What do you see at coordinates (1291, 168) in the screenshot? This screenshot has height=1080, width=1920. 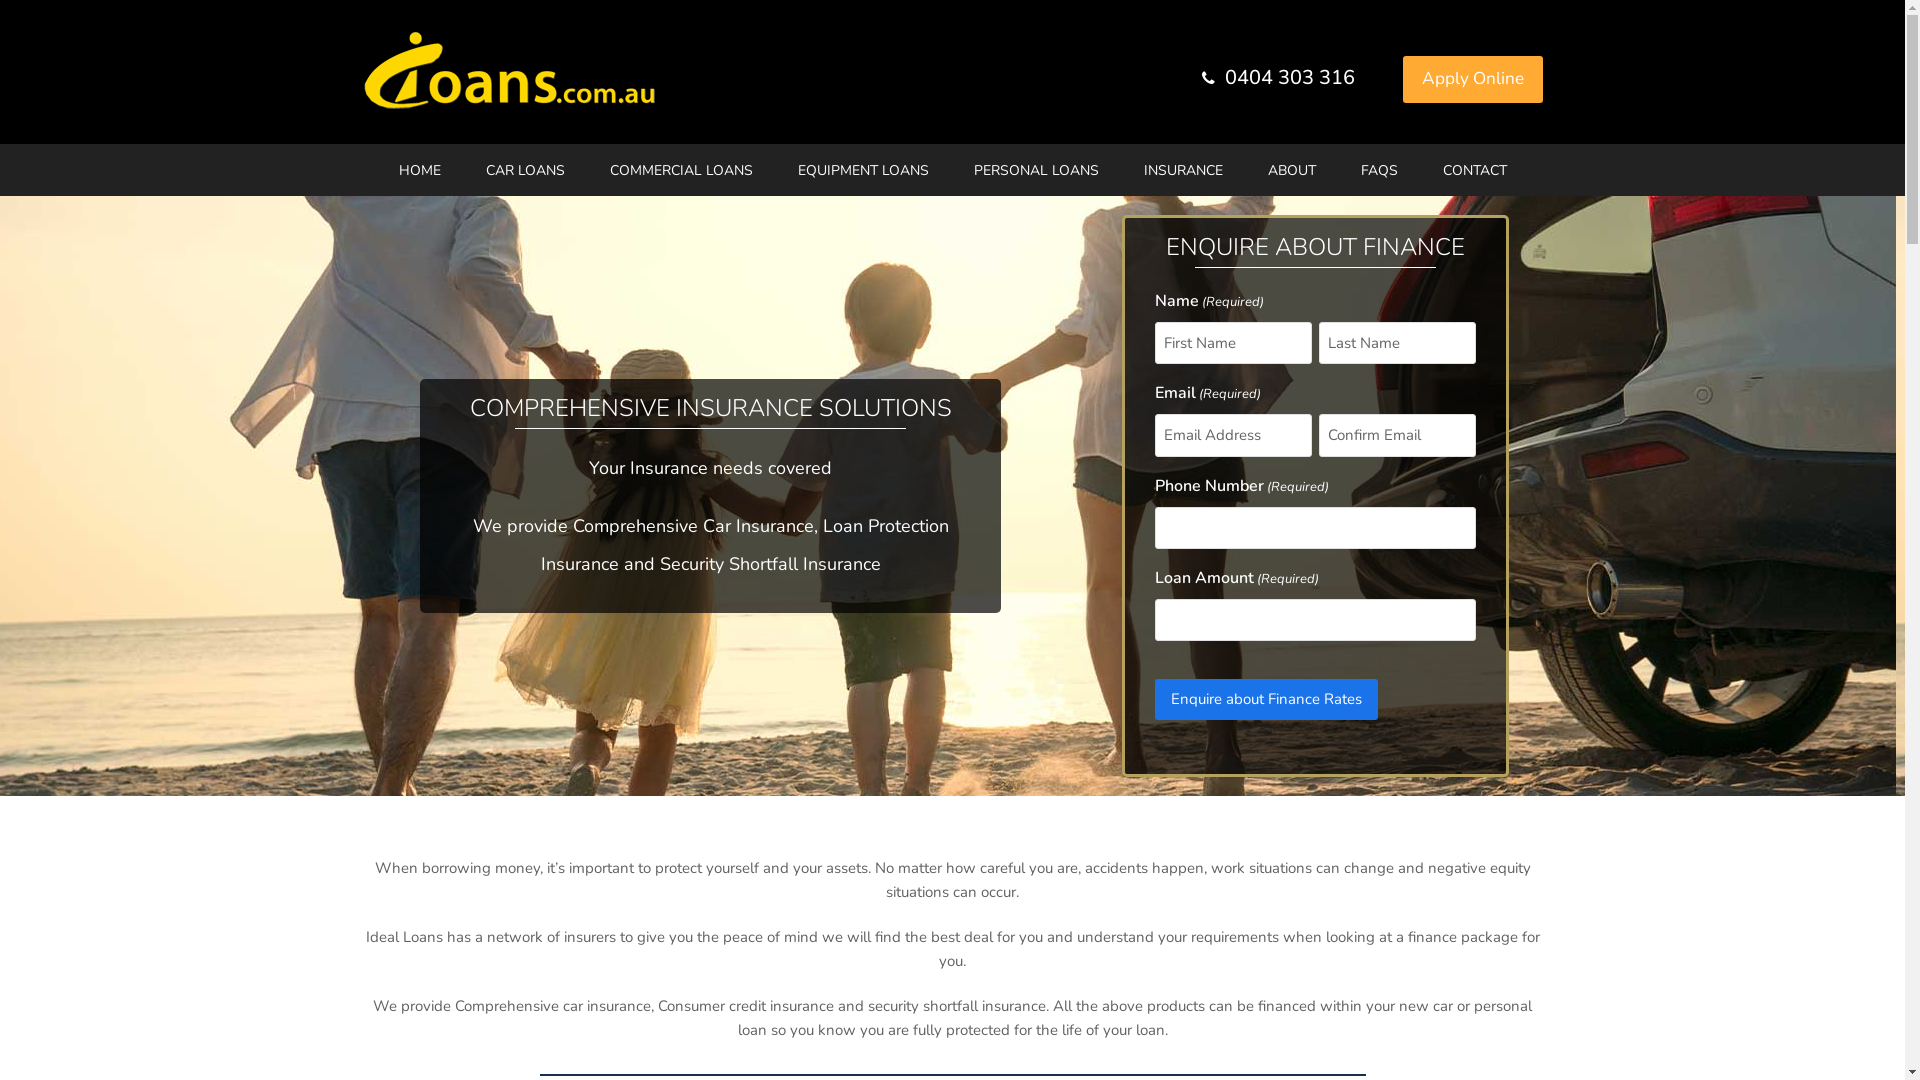 I see `'ABOUT'` at bounding box center [1291, 168].